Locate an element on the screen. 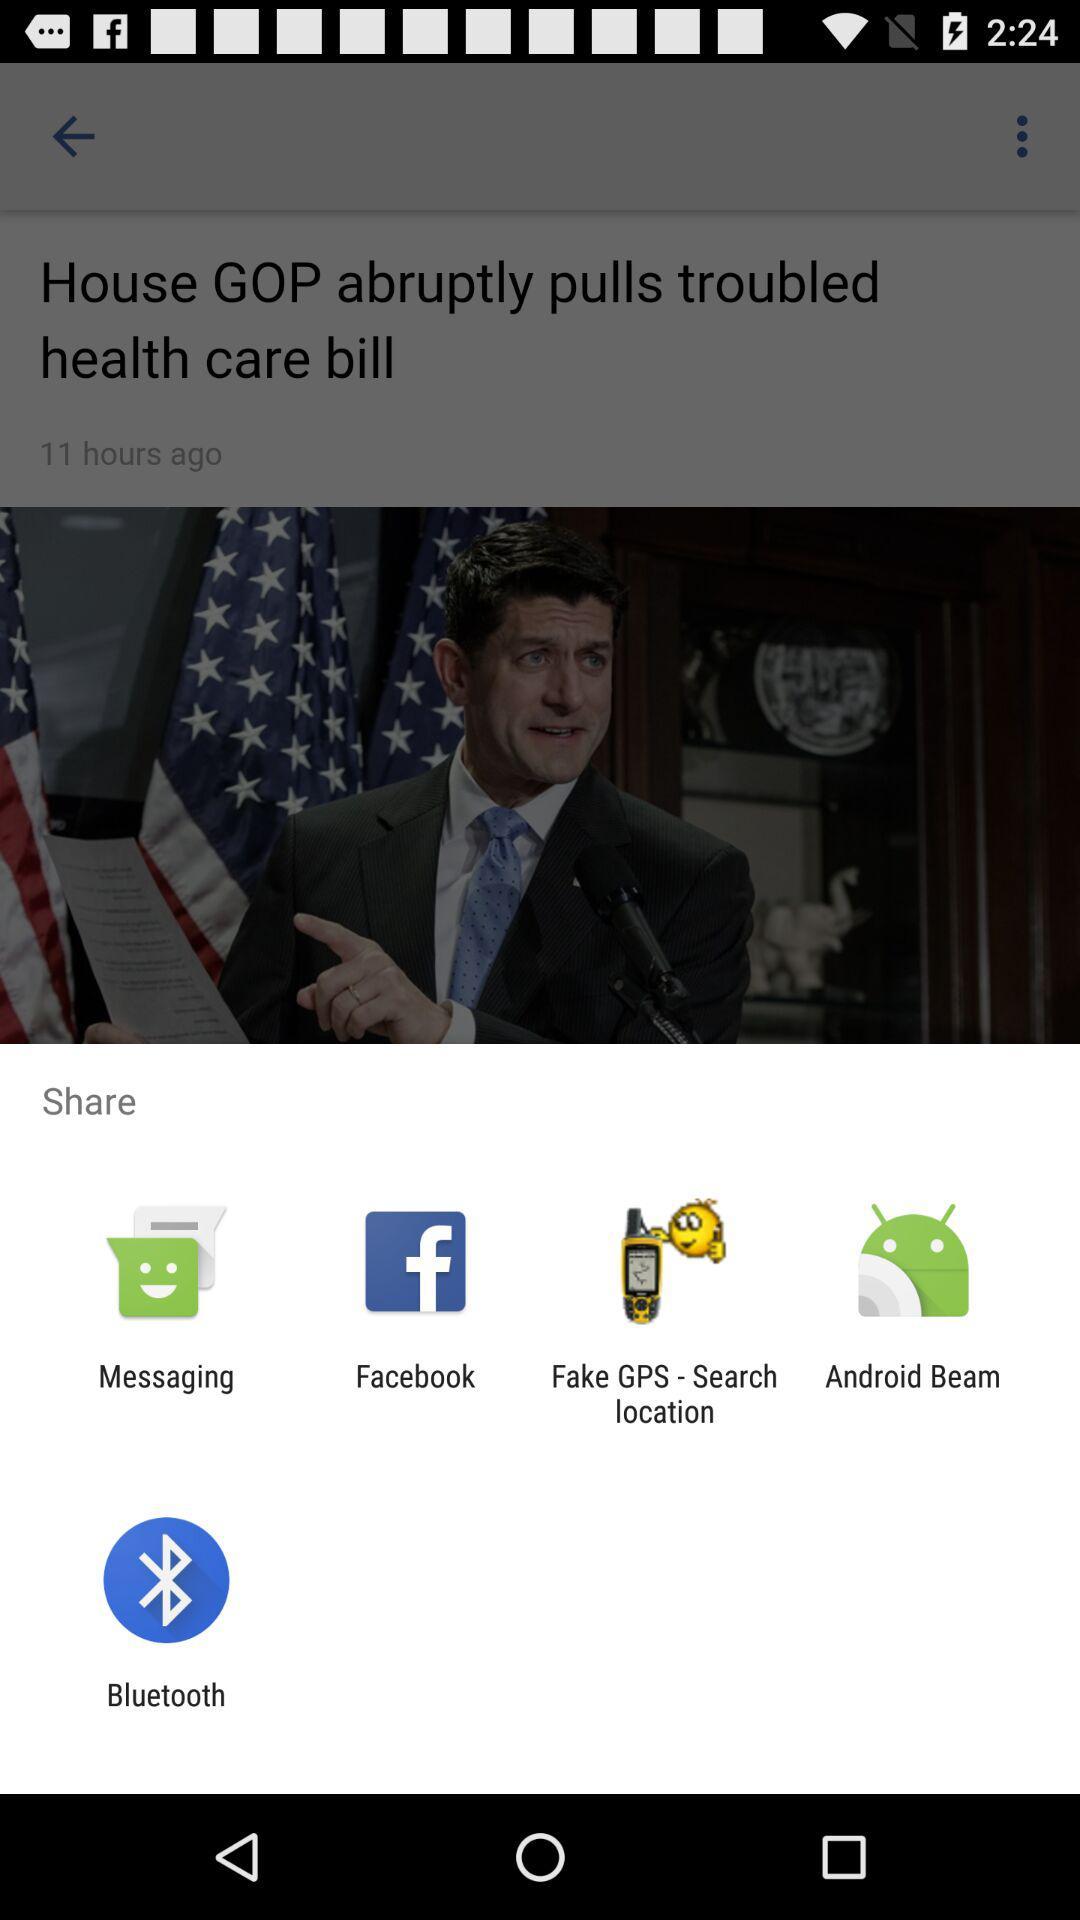  icon to the left of facebook icon is located at coordinates (165, 1392).